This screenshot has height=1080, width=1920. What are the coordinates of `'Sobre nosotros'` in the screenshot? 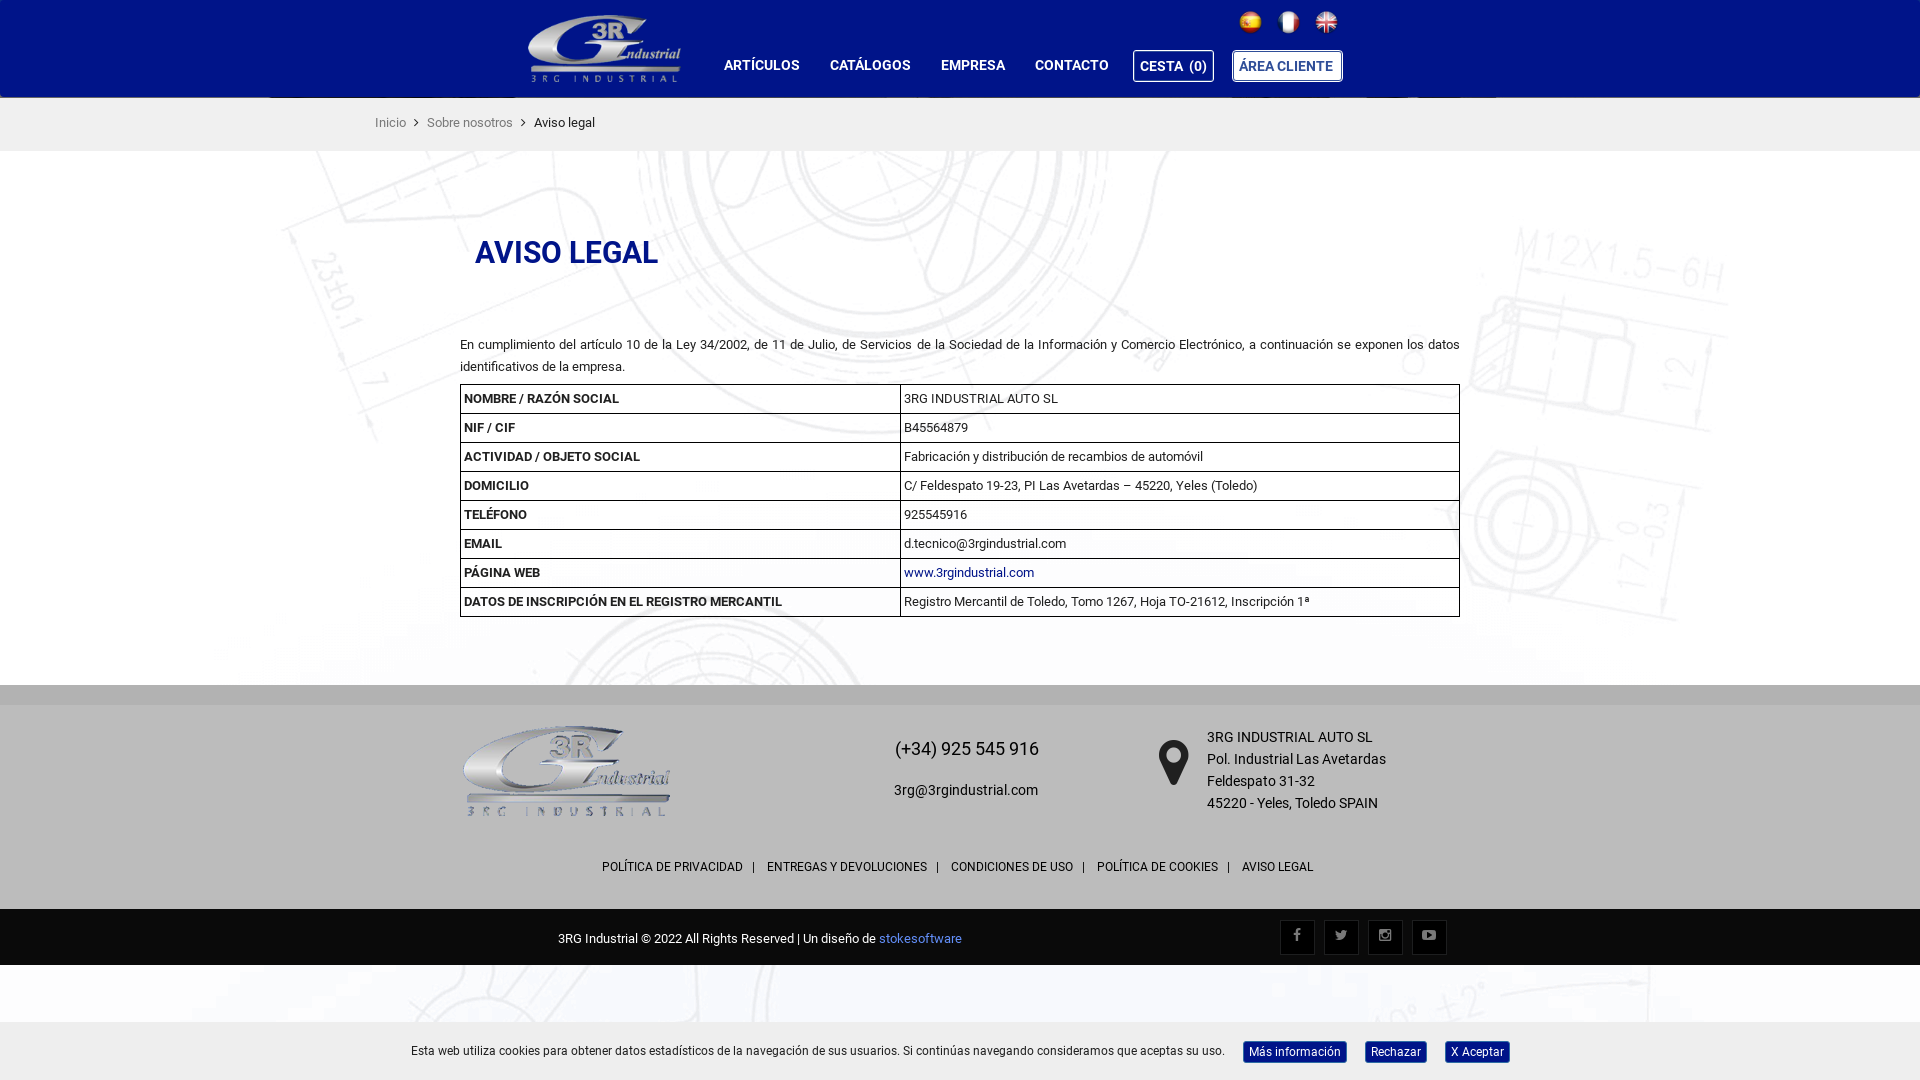 It's located at (426, 122).